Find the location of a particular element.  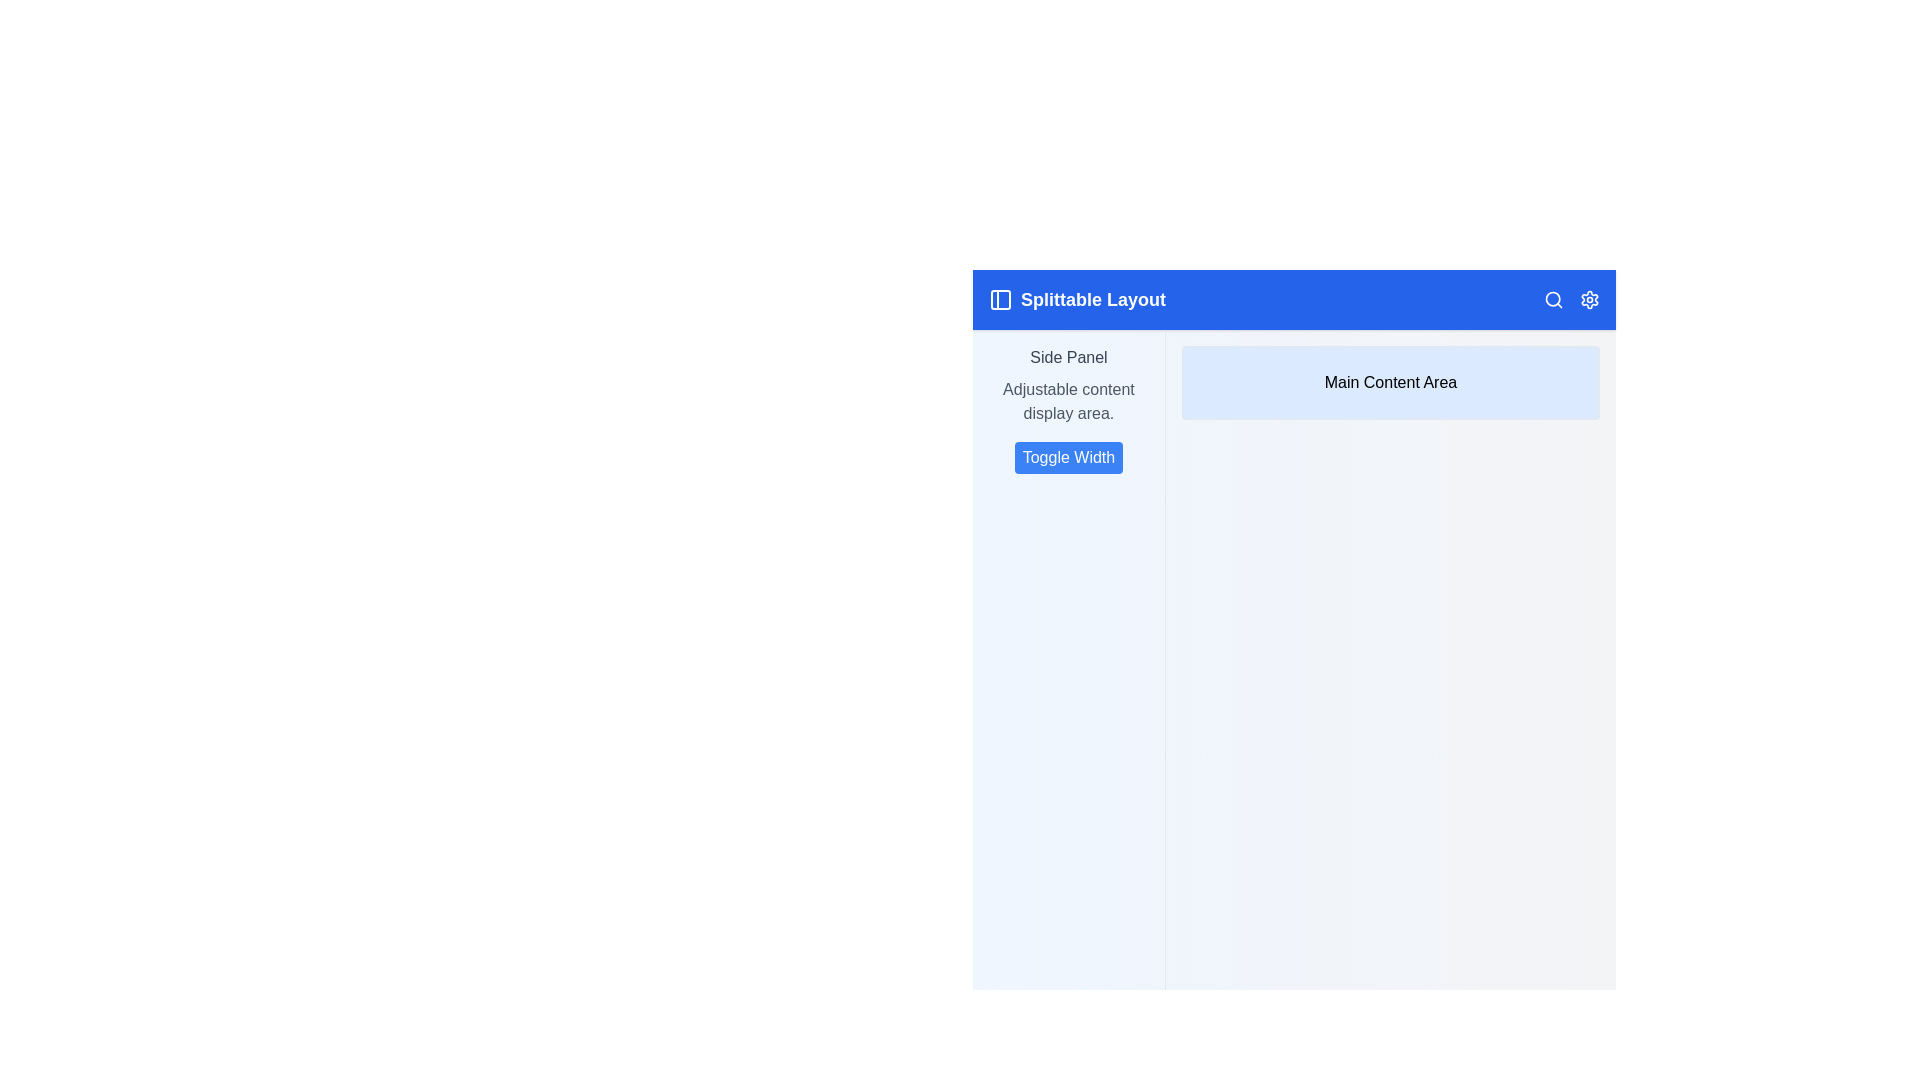

the 'Toggle Width' button, which is a blue rectangular button with white text, located in the left side panel below the 'Adjustable content display area.' is located at coordinates (1067, 458).